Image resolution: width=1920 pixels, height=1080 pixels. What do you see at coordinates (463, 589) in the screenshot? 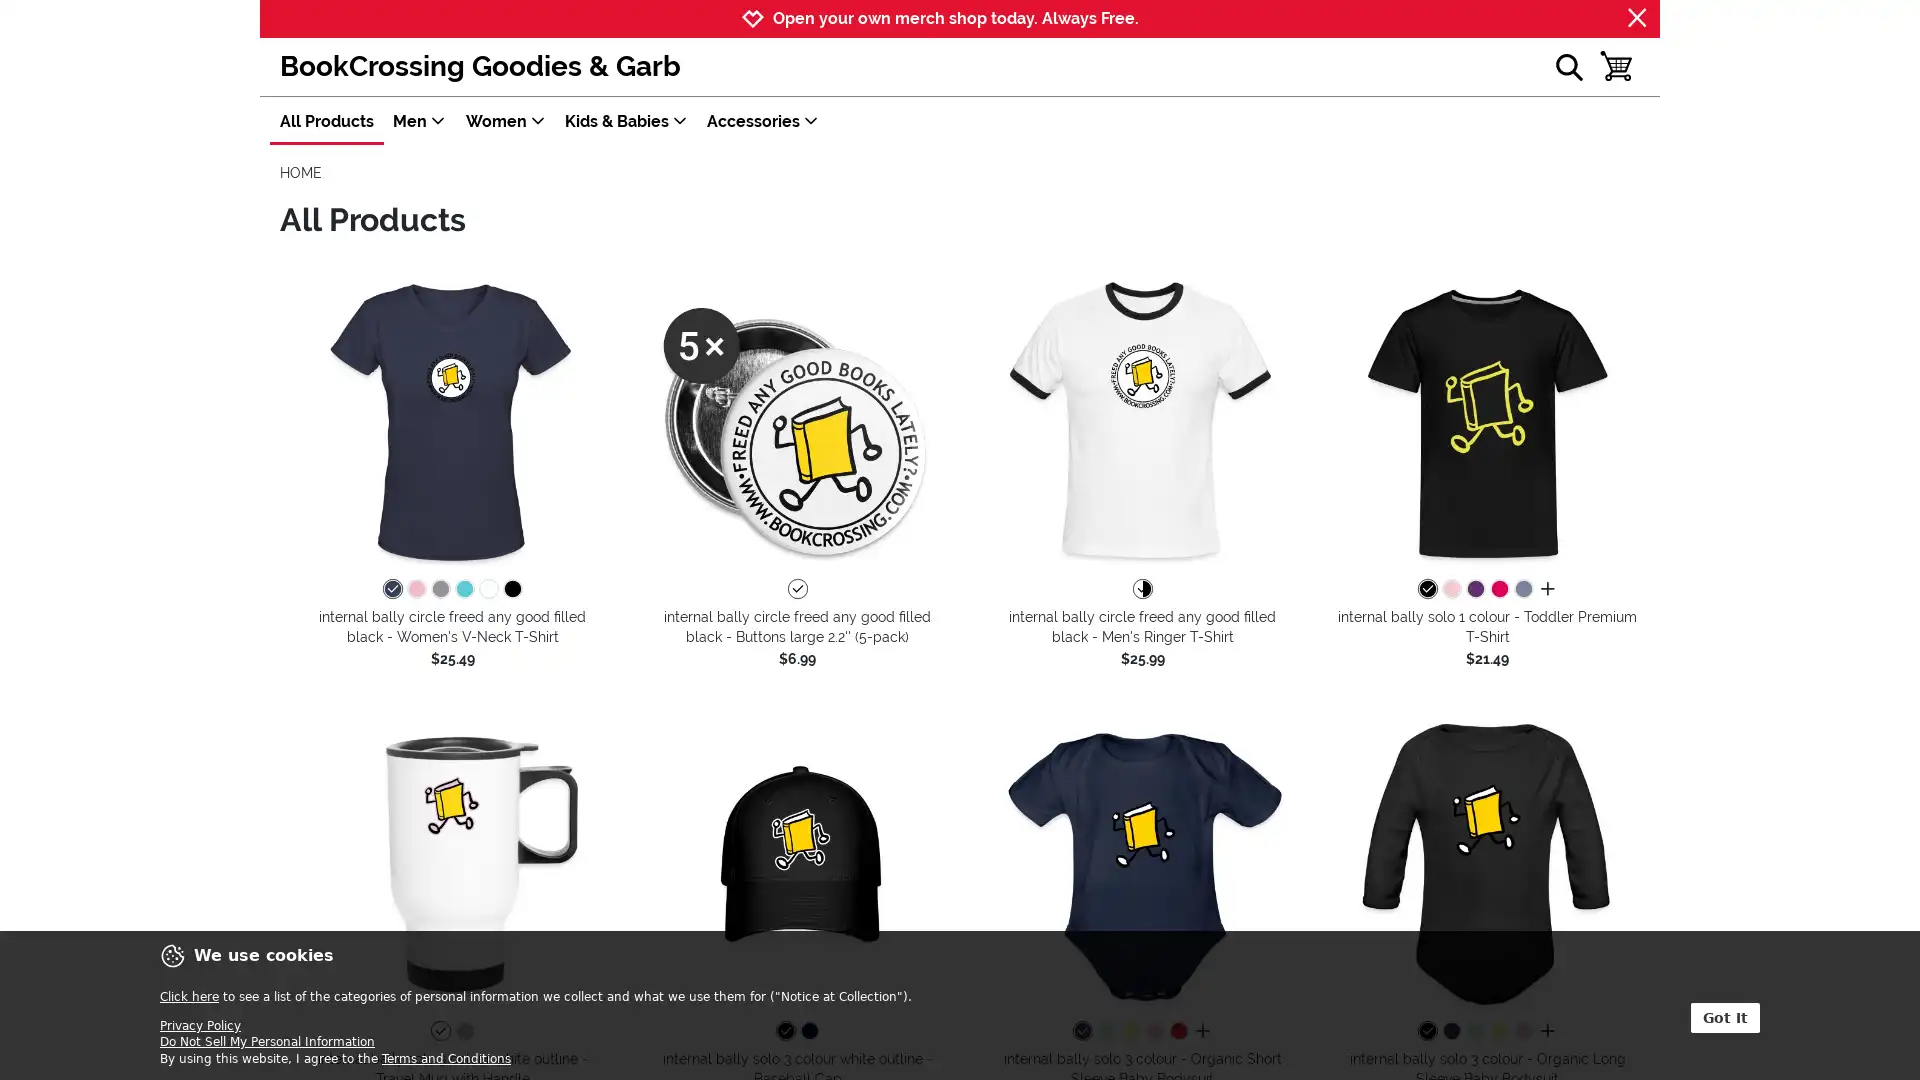
I see `aqua` at bounding box center [463, 589].